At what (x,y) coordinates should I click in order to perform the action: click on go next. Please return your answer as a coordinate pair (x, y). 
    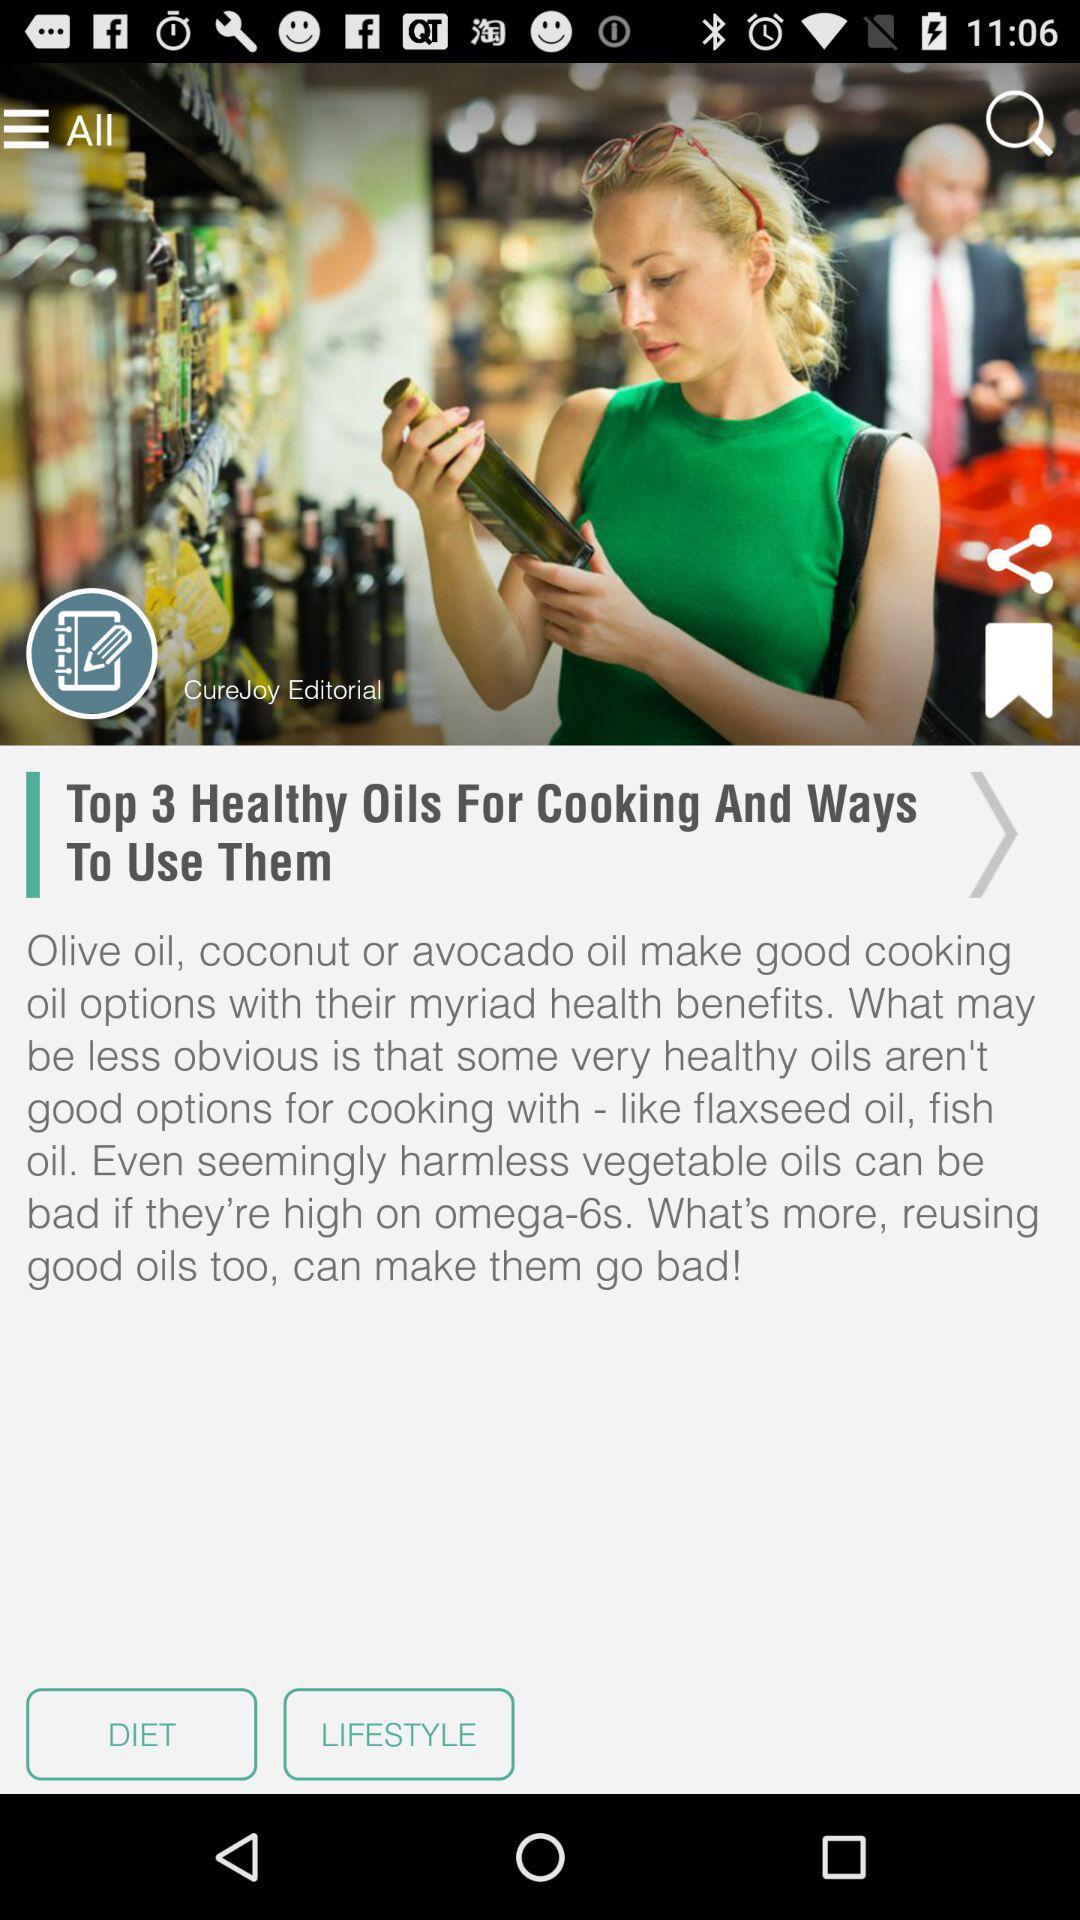
    Looking at the image, I should click on (987, 834).